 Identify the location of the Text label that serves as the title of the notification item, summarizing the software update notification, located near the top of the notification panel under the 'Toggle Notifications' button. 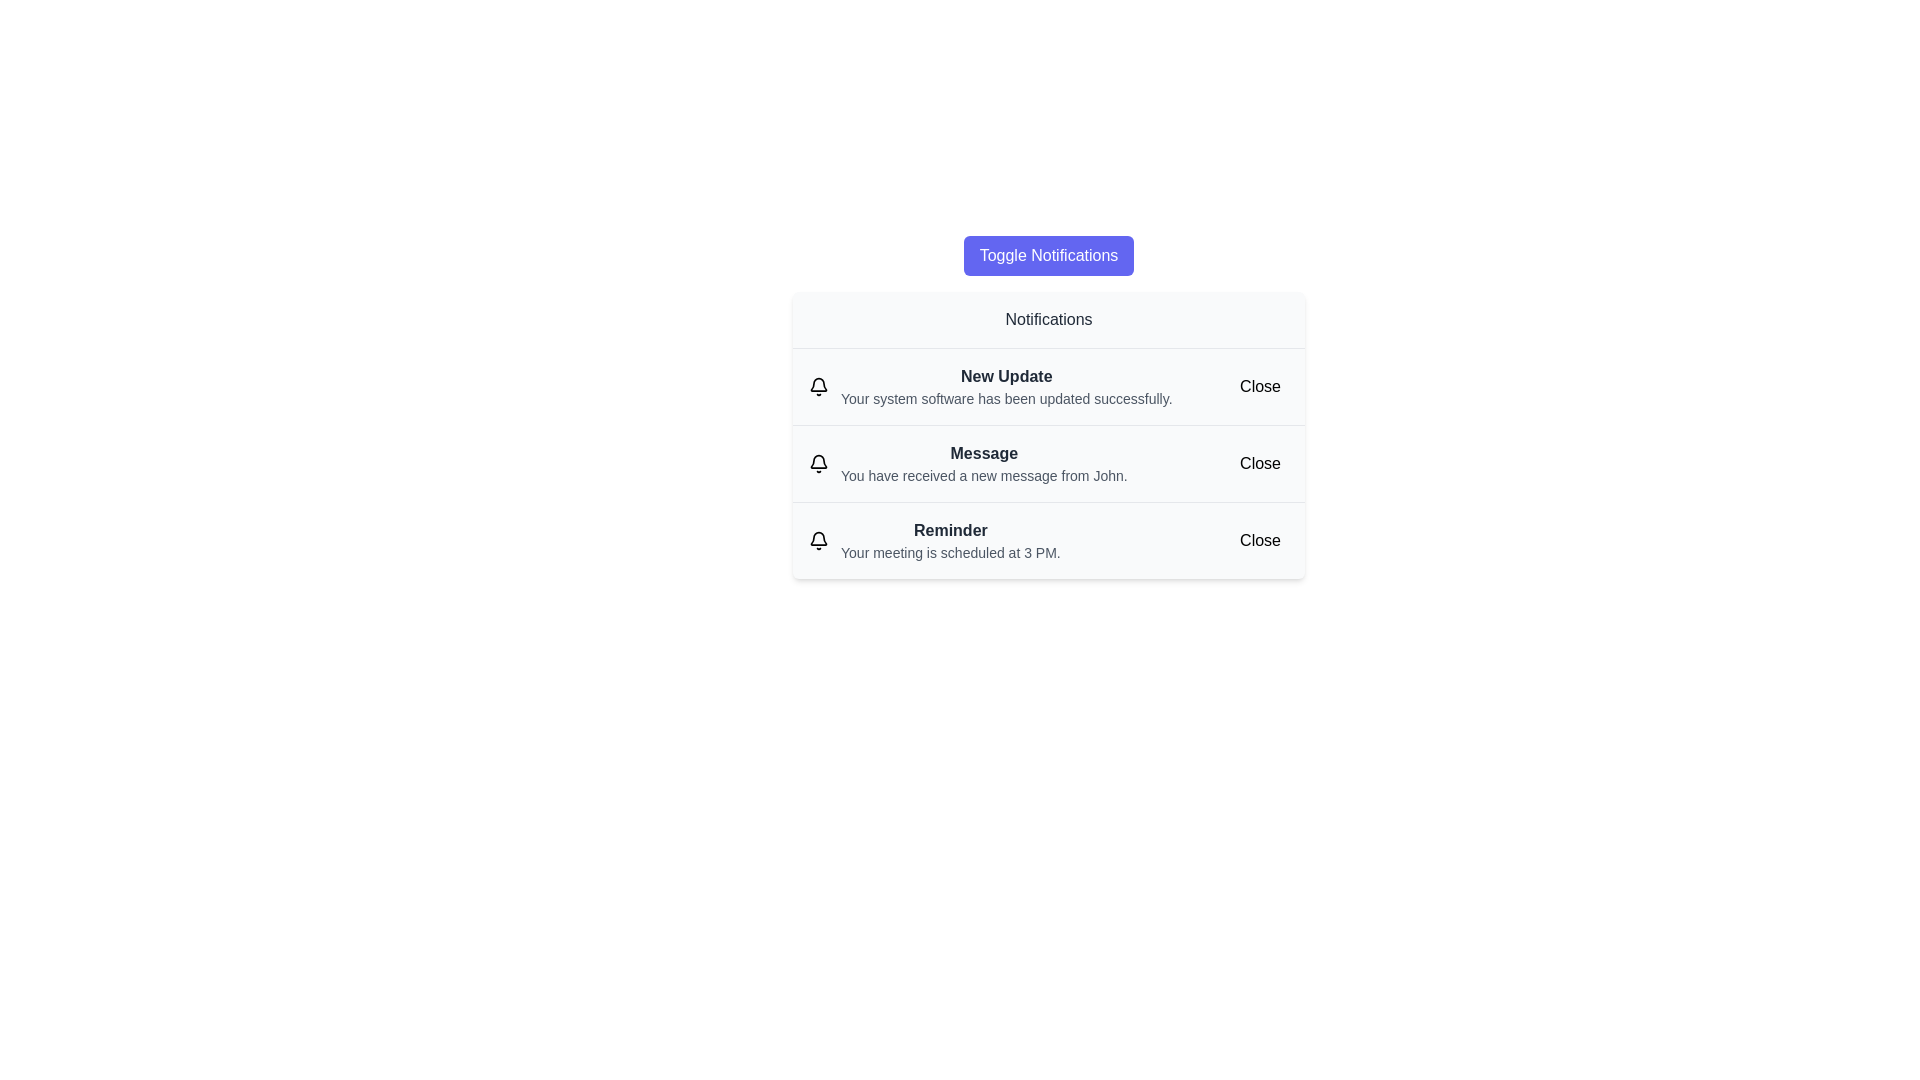
(1006, 377).